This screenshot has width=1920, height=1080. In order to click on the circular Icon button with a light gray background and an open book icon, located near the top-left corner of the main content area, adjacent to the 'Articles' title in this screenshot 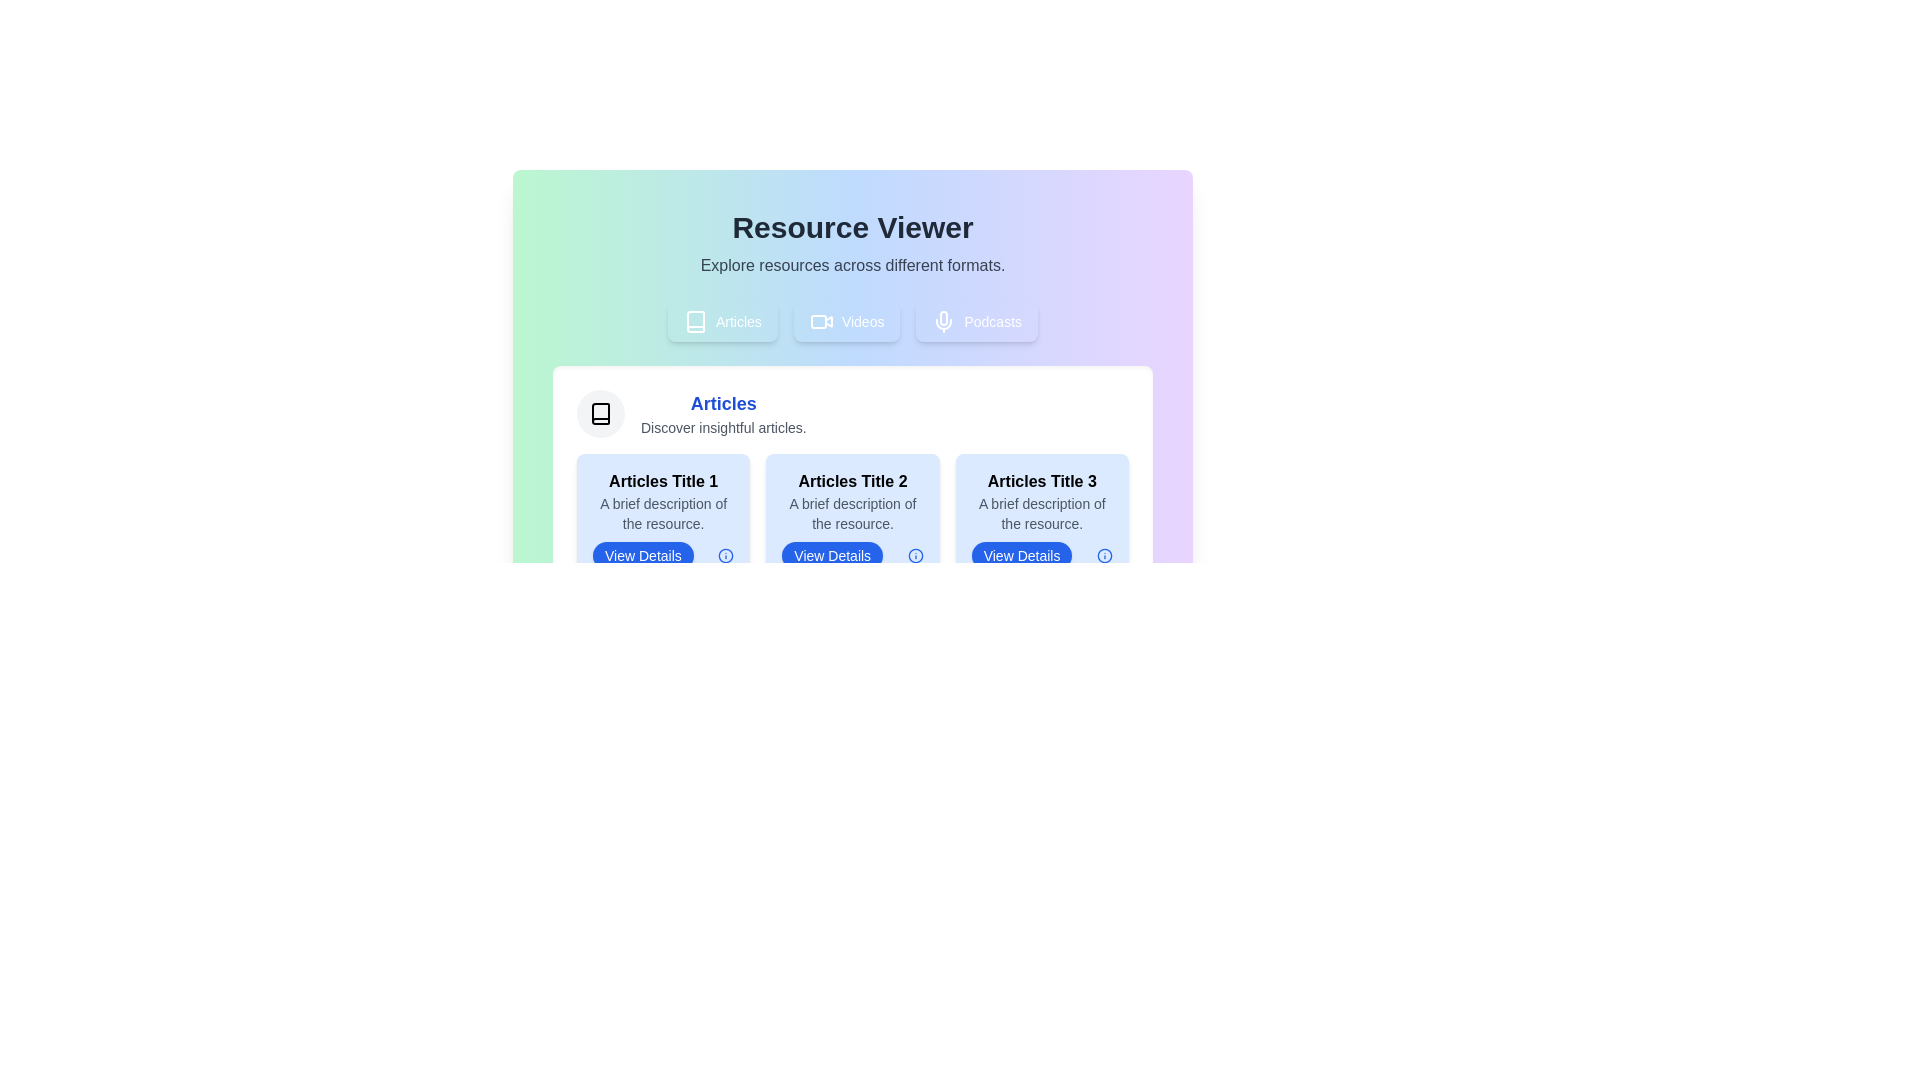, I will do `click(599, 412)`.